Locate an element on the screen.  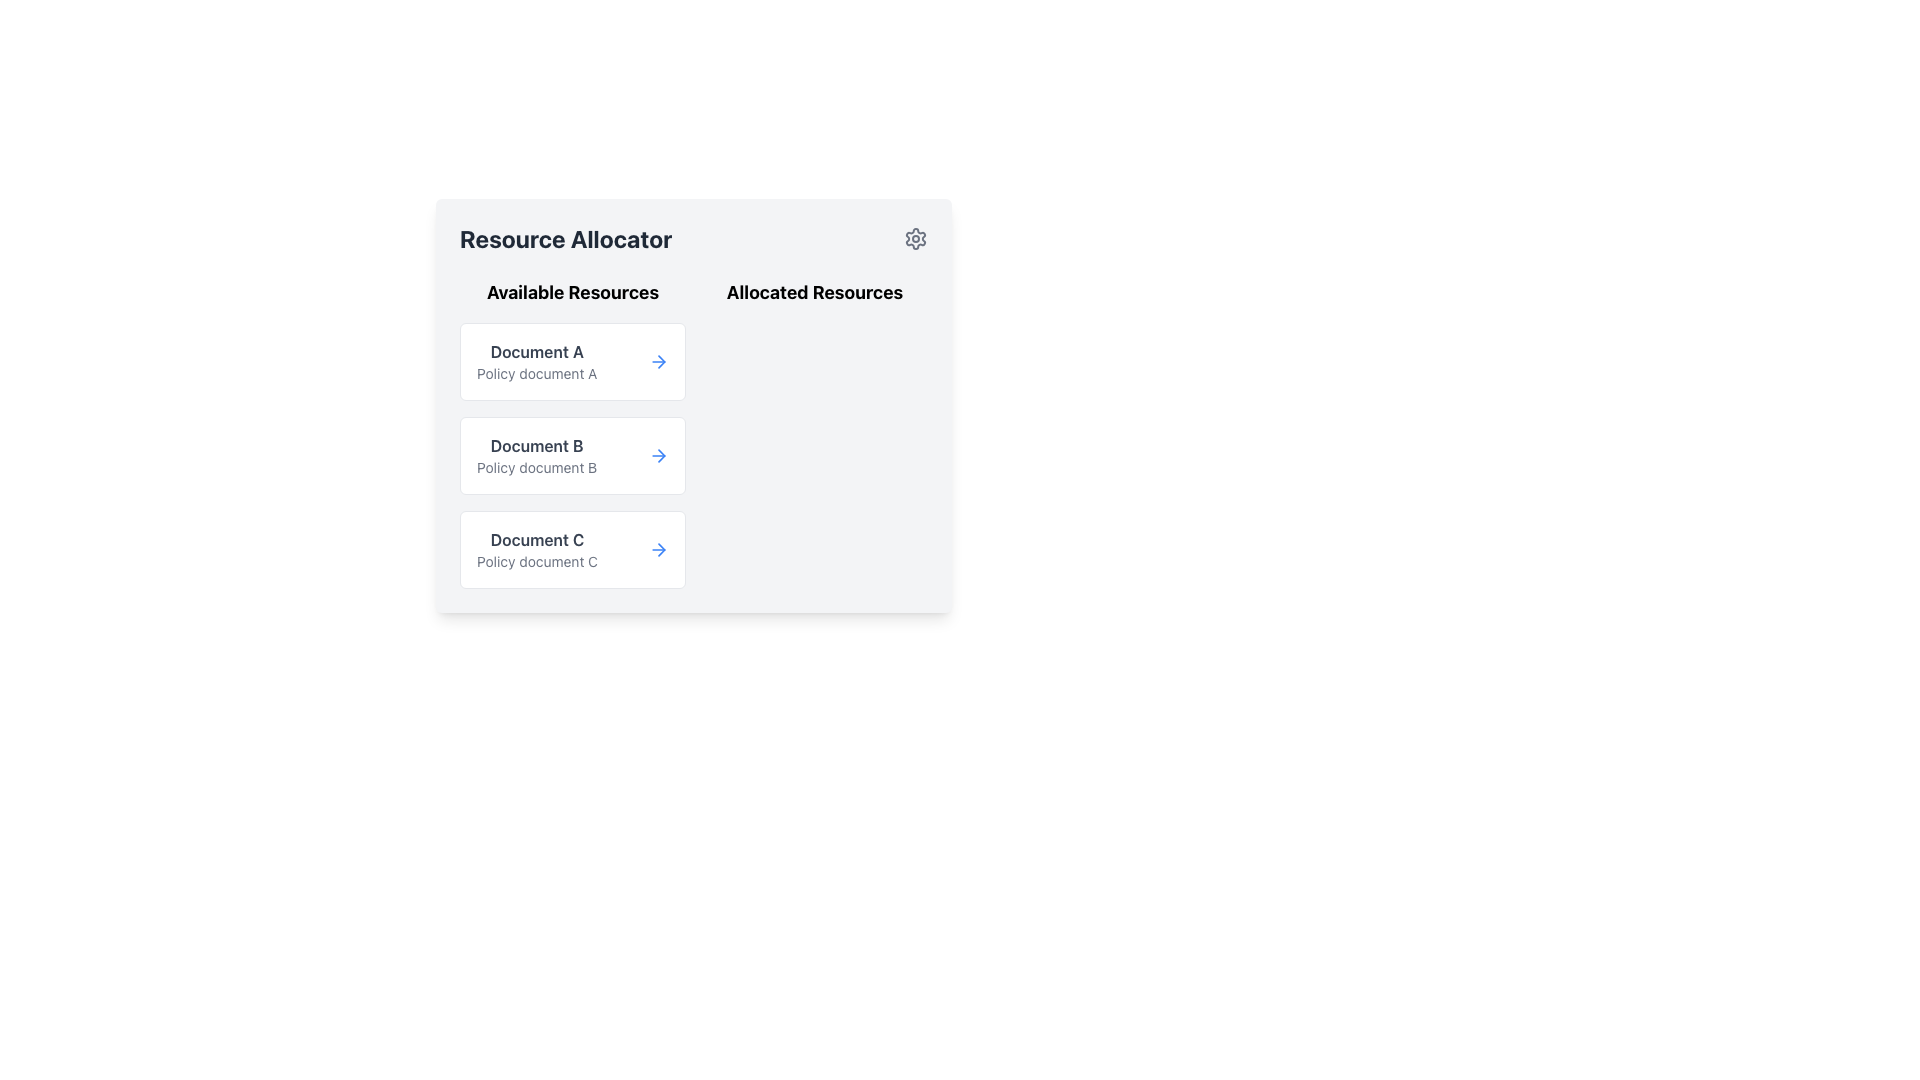
the non-interactive descriptive Text label that provides information about the document titled 'Document C', located under the 'Available Resources' section is located at coordinates (537, 562).